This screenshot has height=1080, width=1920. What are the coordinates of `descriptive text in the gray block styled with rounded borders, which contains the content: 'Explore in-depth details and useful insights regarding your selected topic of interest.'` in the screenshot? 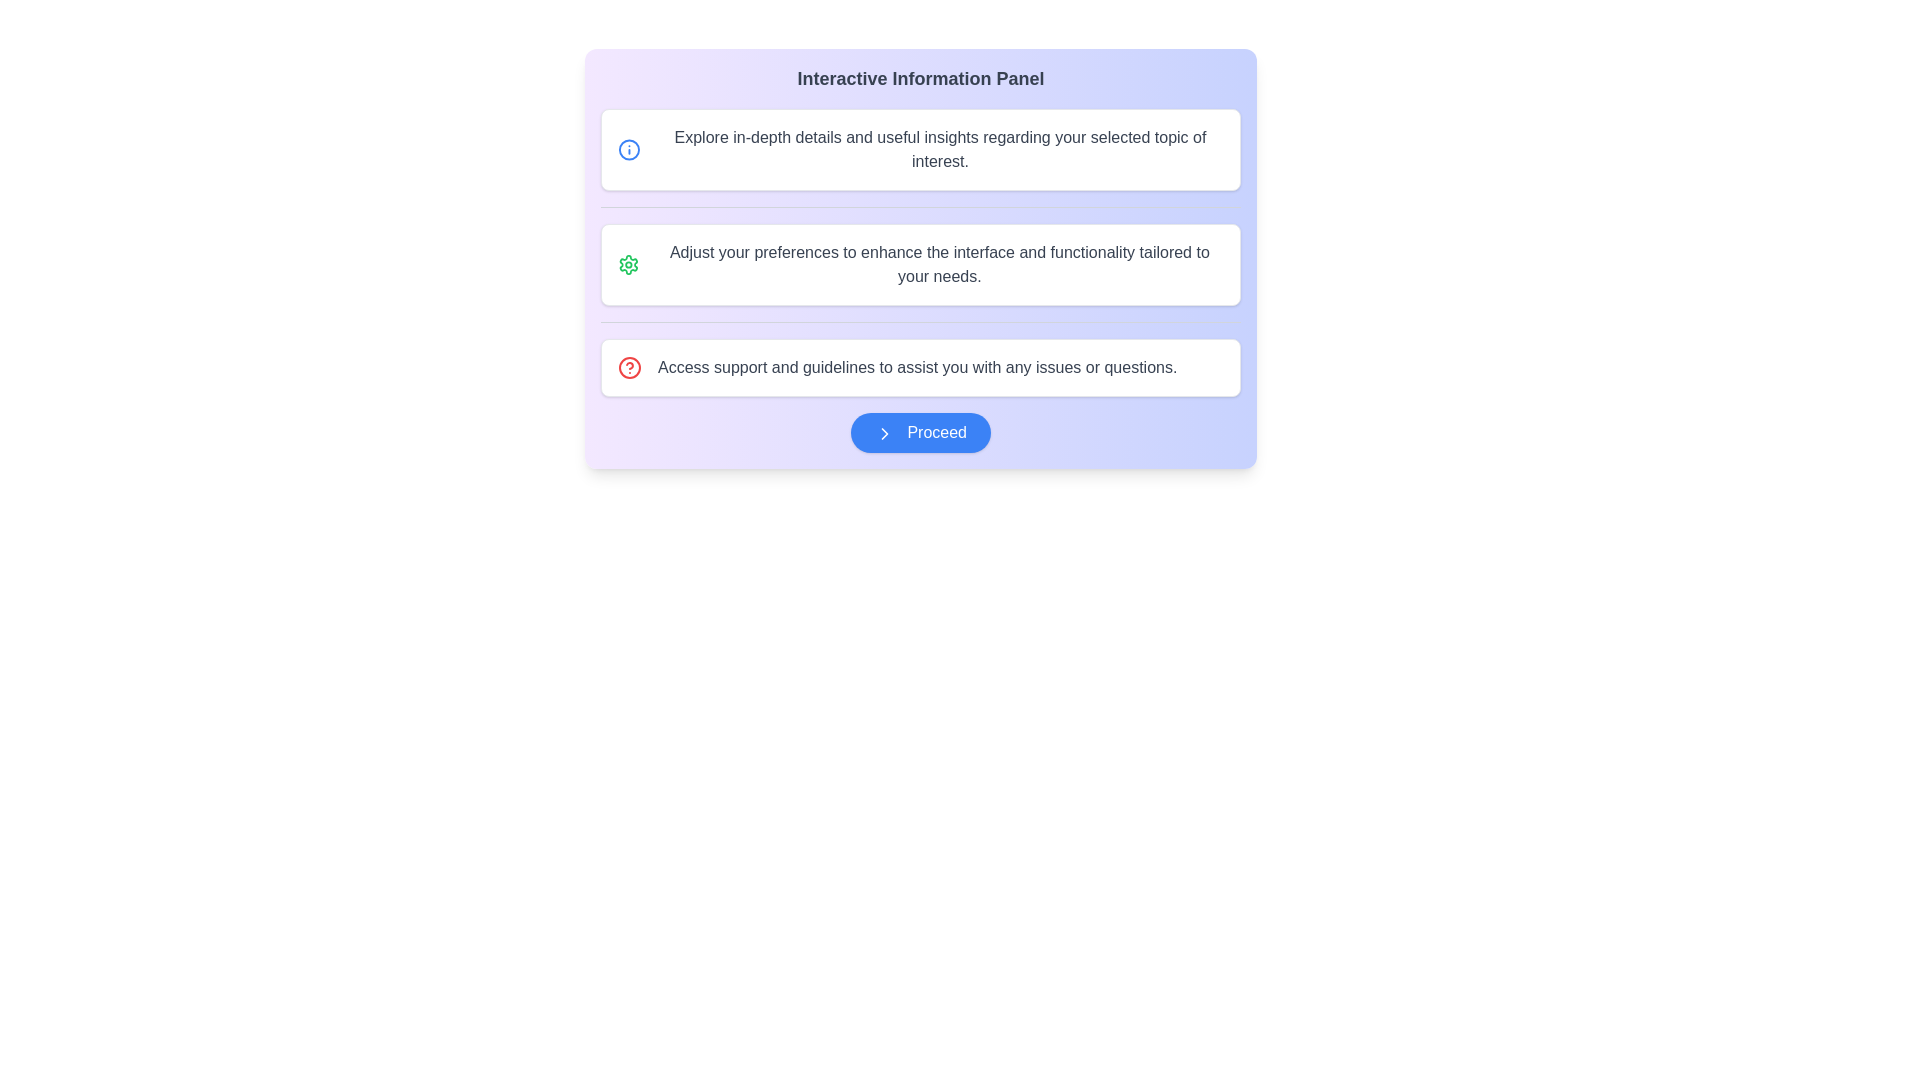 It's located at (939, 149).